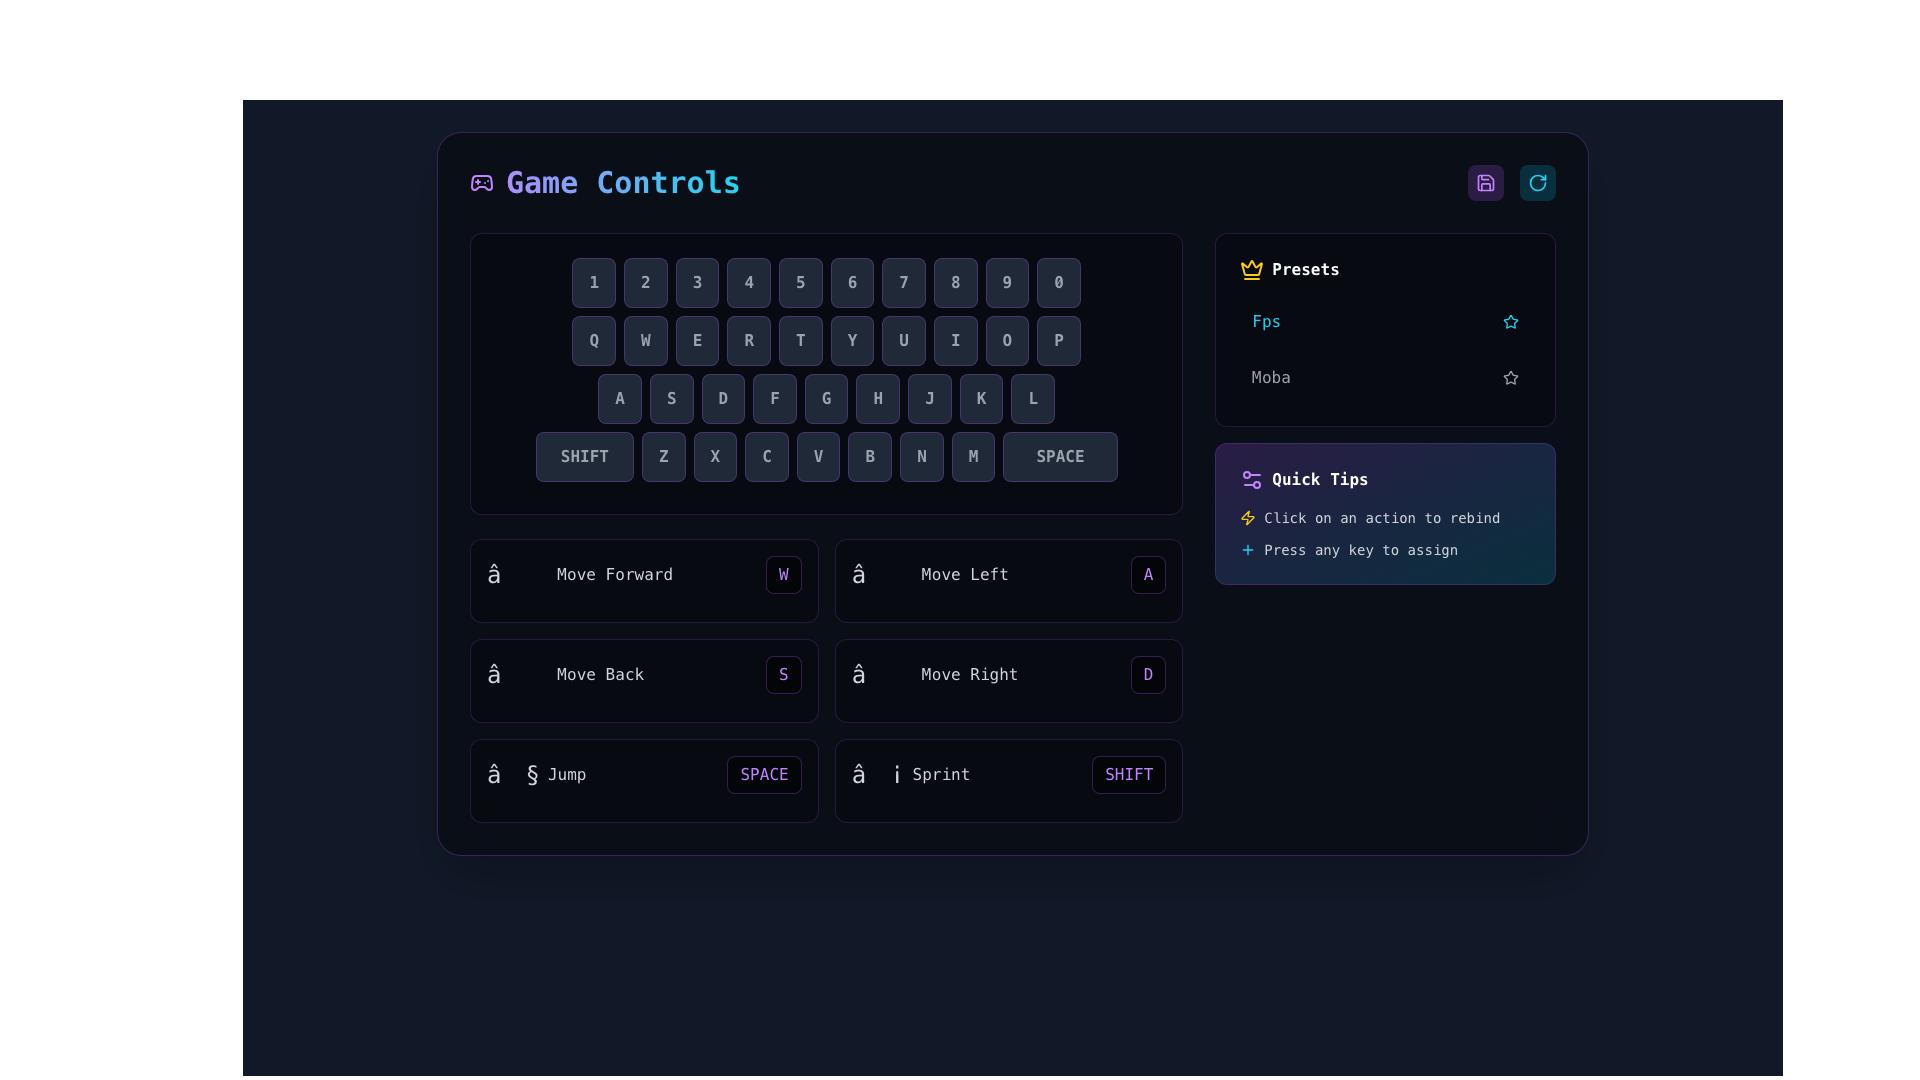  What do you see at coordinates (1384, 378) in the screenshot?
I see `the second item in the 'Presets' section of the interactive list` at bounding box center [1384, 378].